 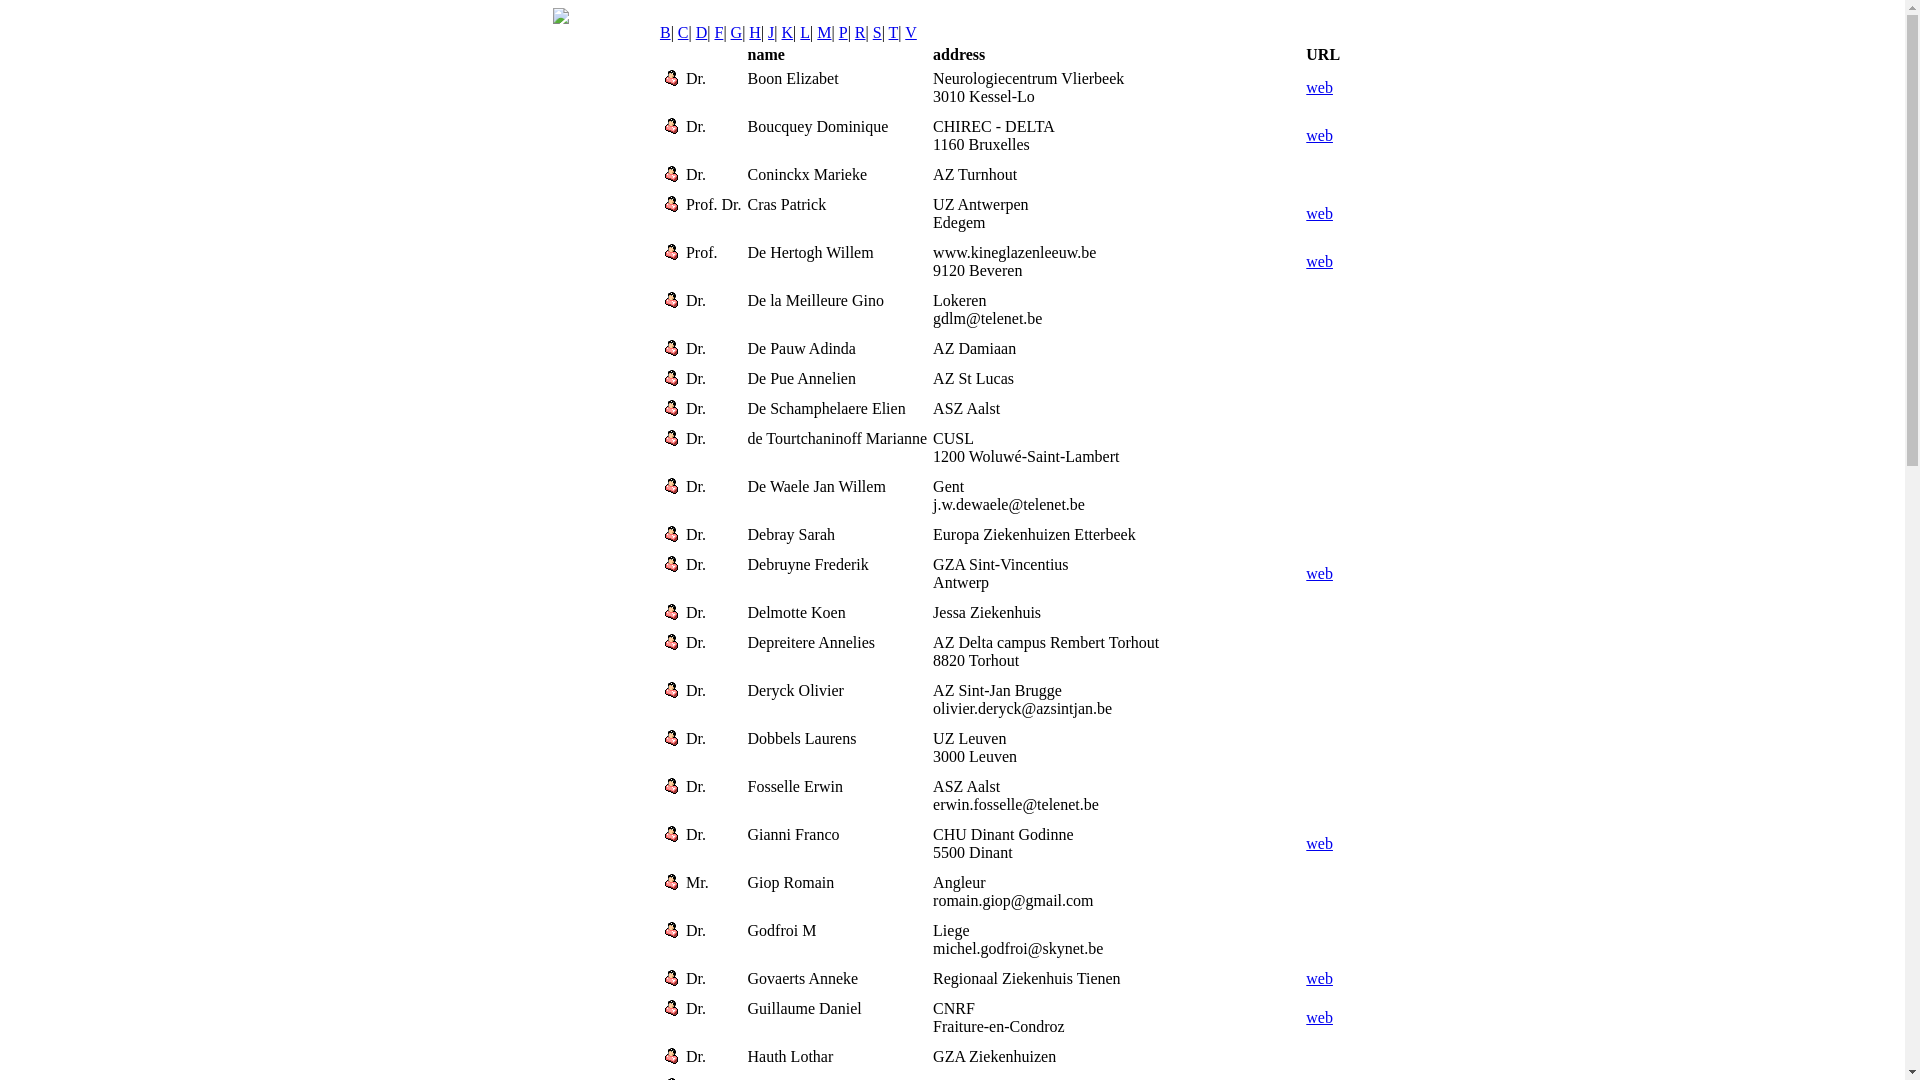 What do you see at coordinates (1319, 213) in the screenshot?
I see `'web'` at bounding box center [1319, 213].